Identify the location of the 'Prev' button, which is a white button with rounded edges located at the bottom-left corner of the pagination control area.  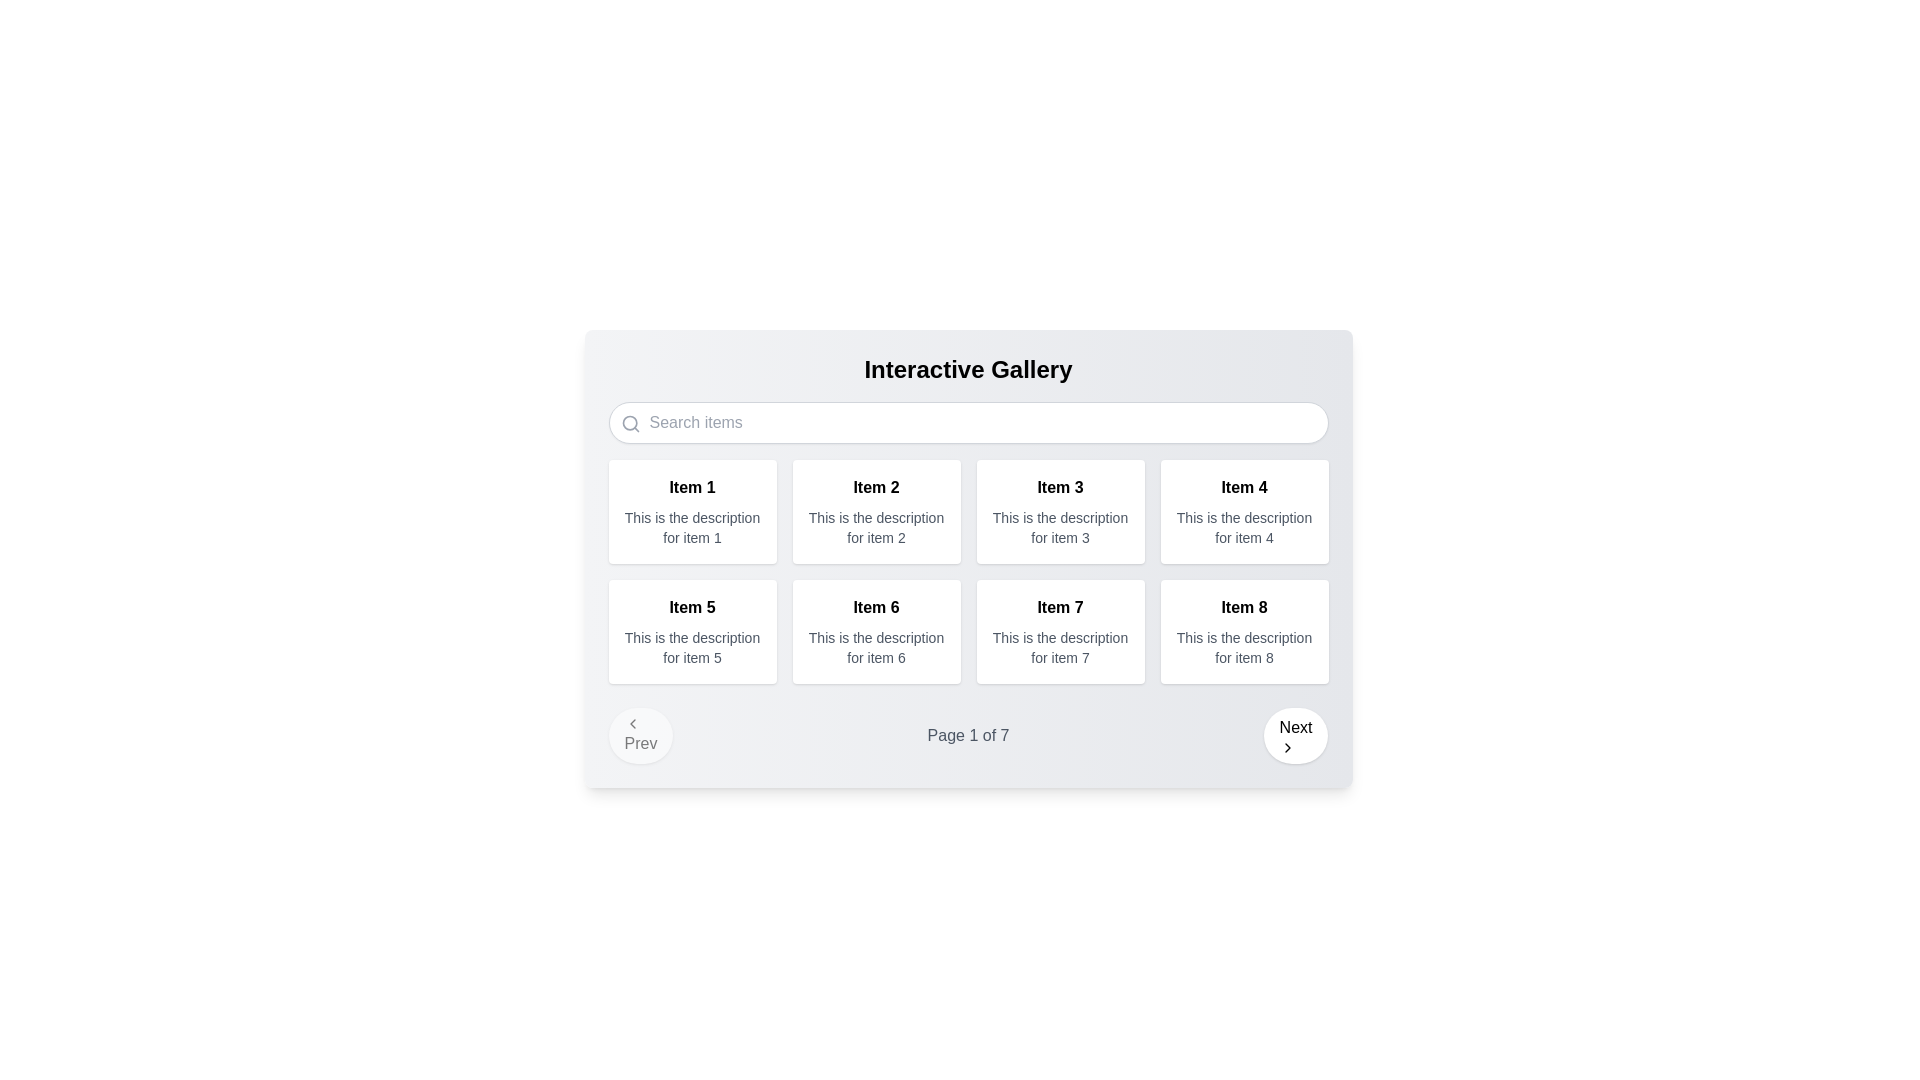
(640, 736).